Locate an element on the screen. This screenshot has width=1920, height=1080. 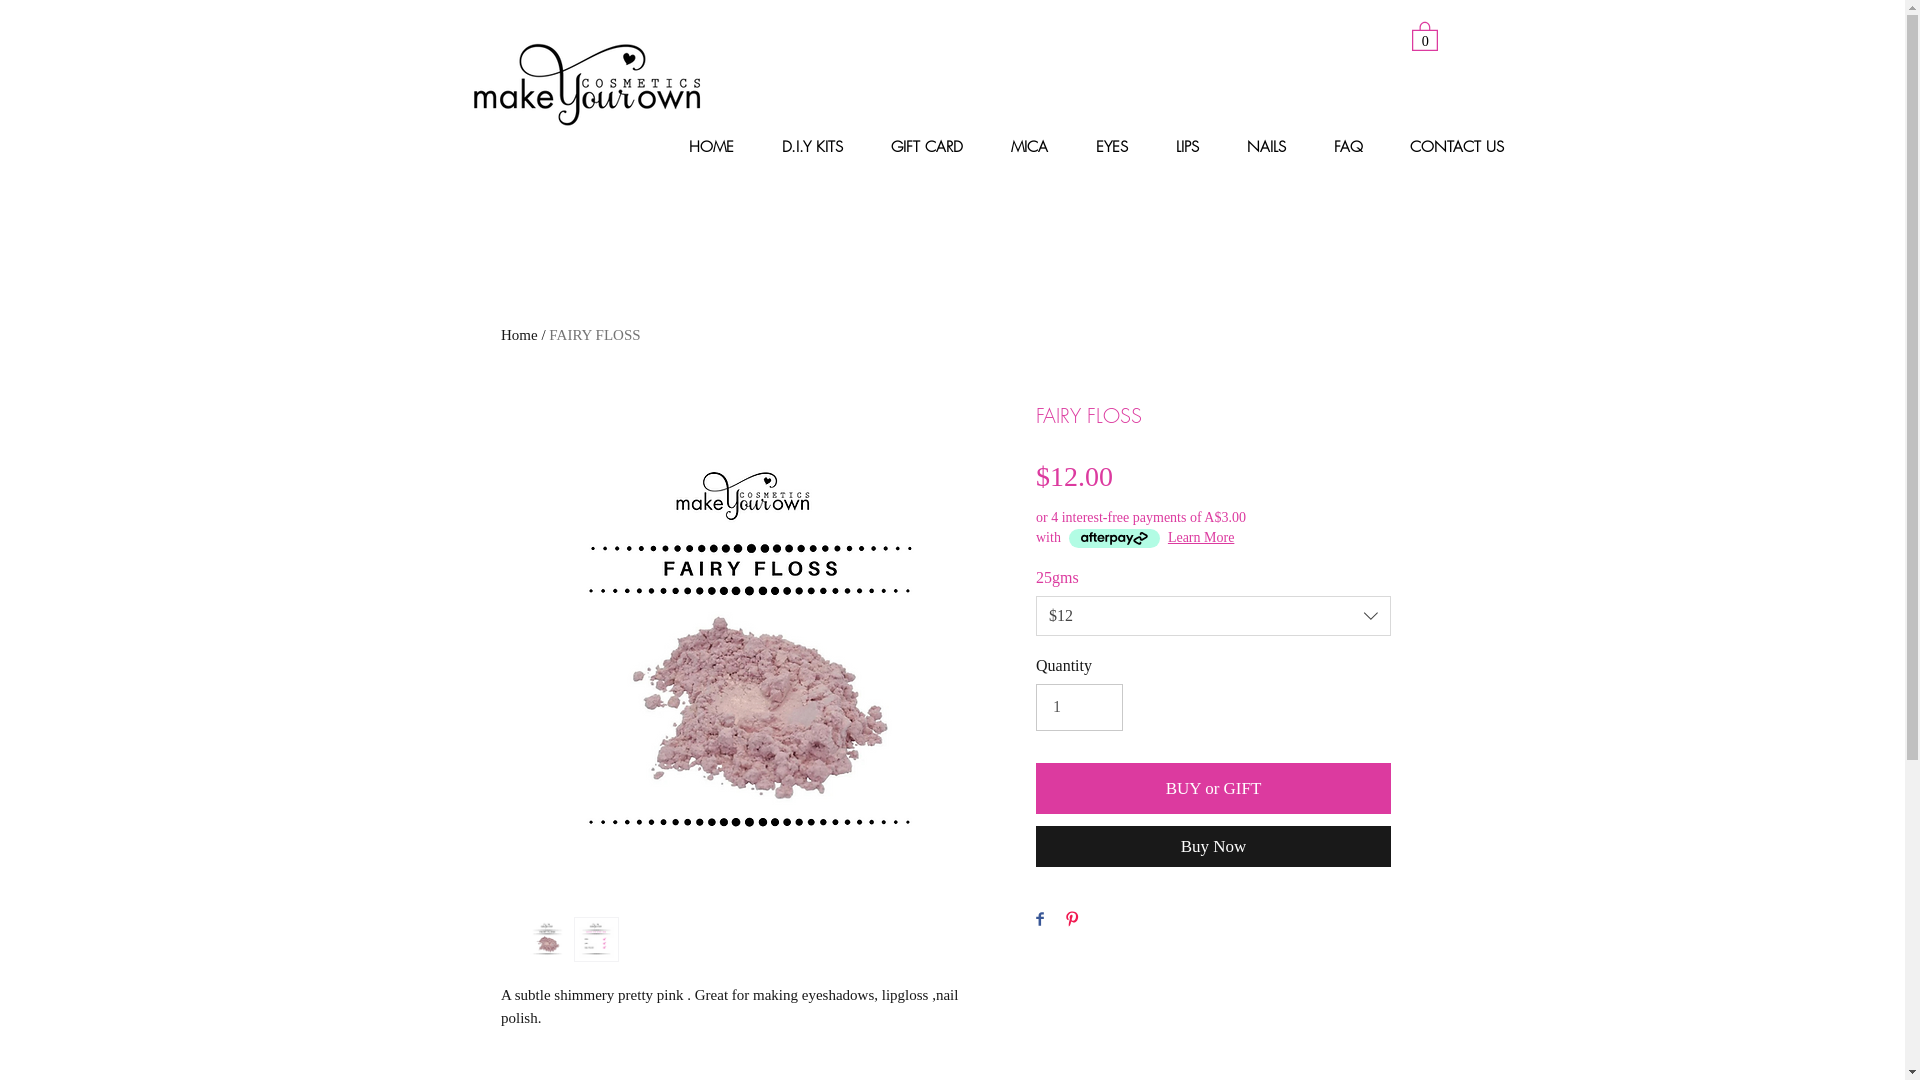
'FAIRY FLOSS' is located at coordinates (548, 334).